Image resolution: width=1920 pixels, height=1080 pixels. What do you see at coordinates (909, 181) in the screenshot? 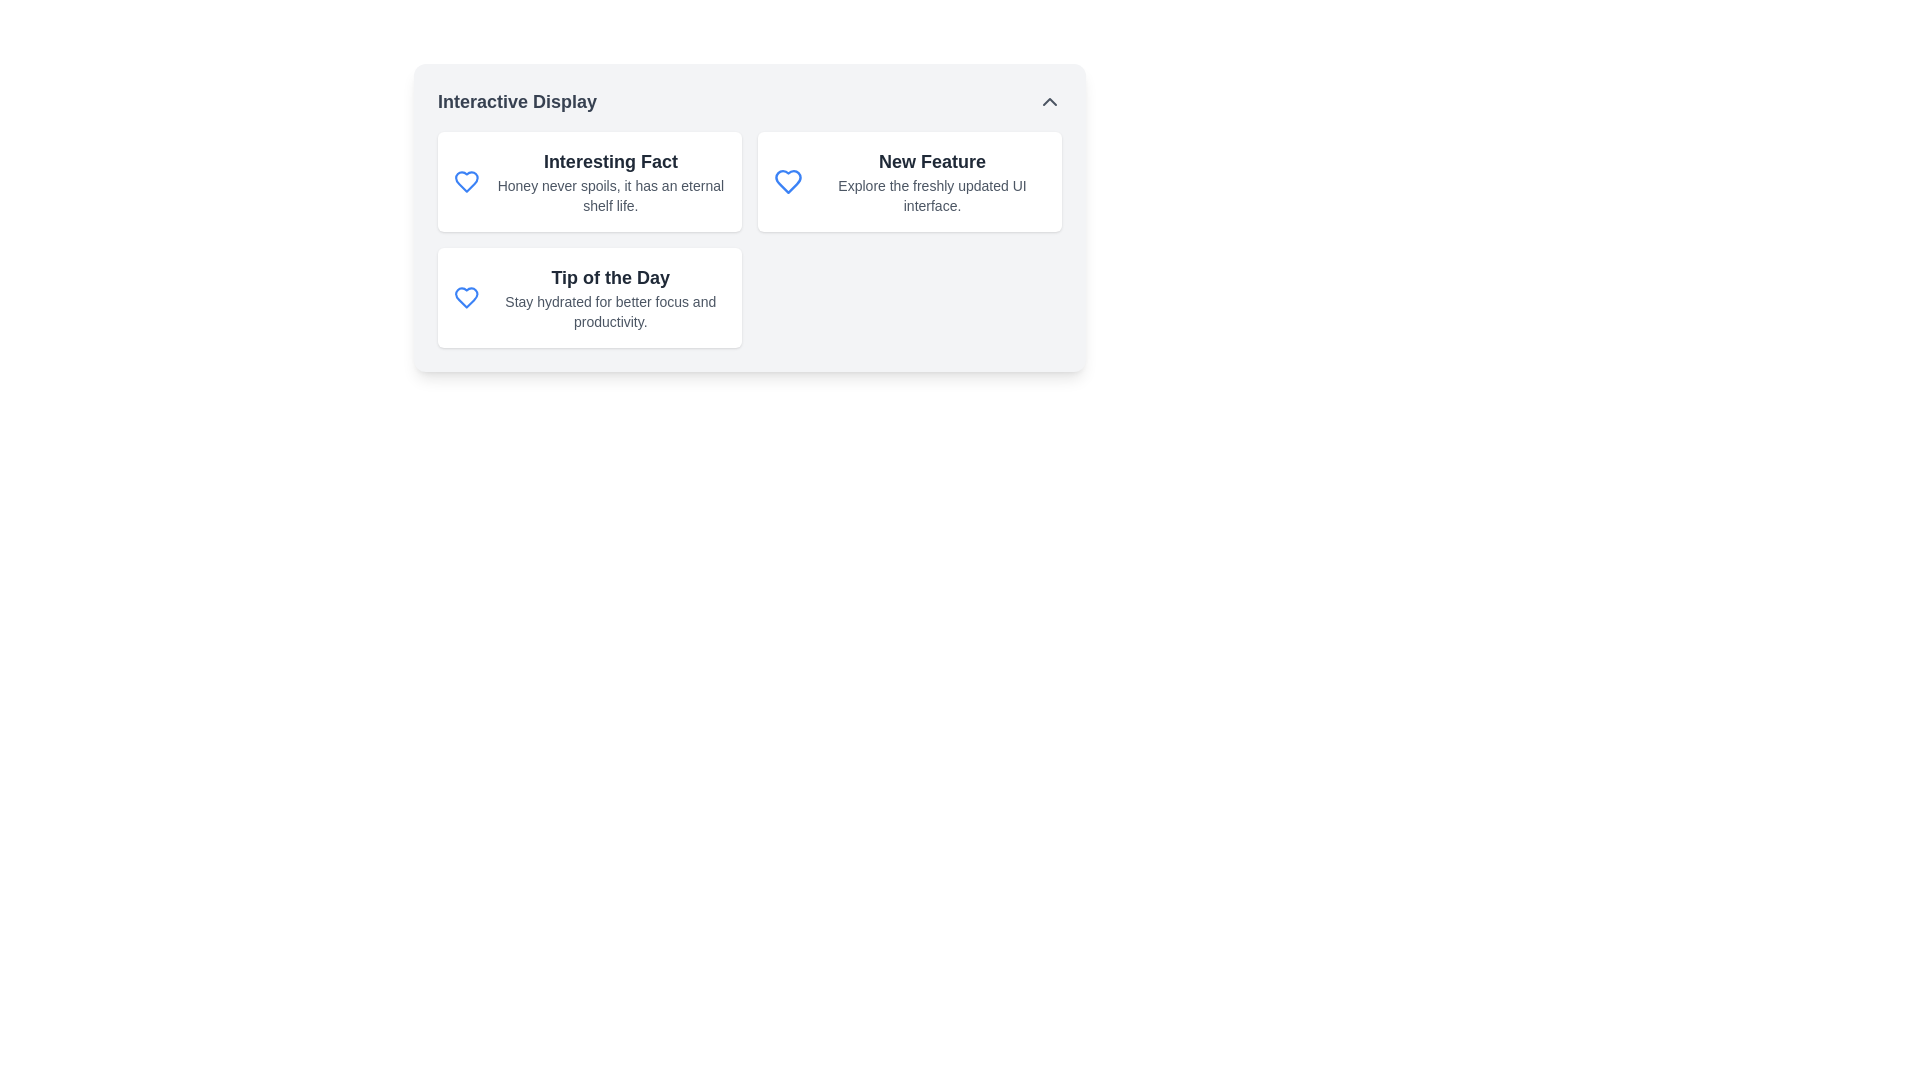
I see `text content of the second informational card or tile that highlights a 'New Feature', located centrally aligned in a grid layout of three items` at bounding box center [909, 181].